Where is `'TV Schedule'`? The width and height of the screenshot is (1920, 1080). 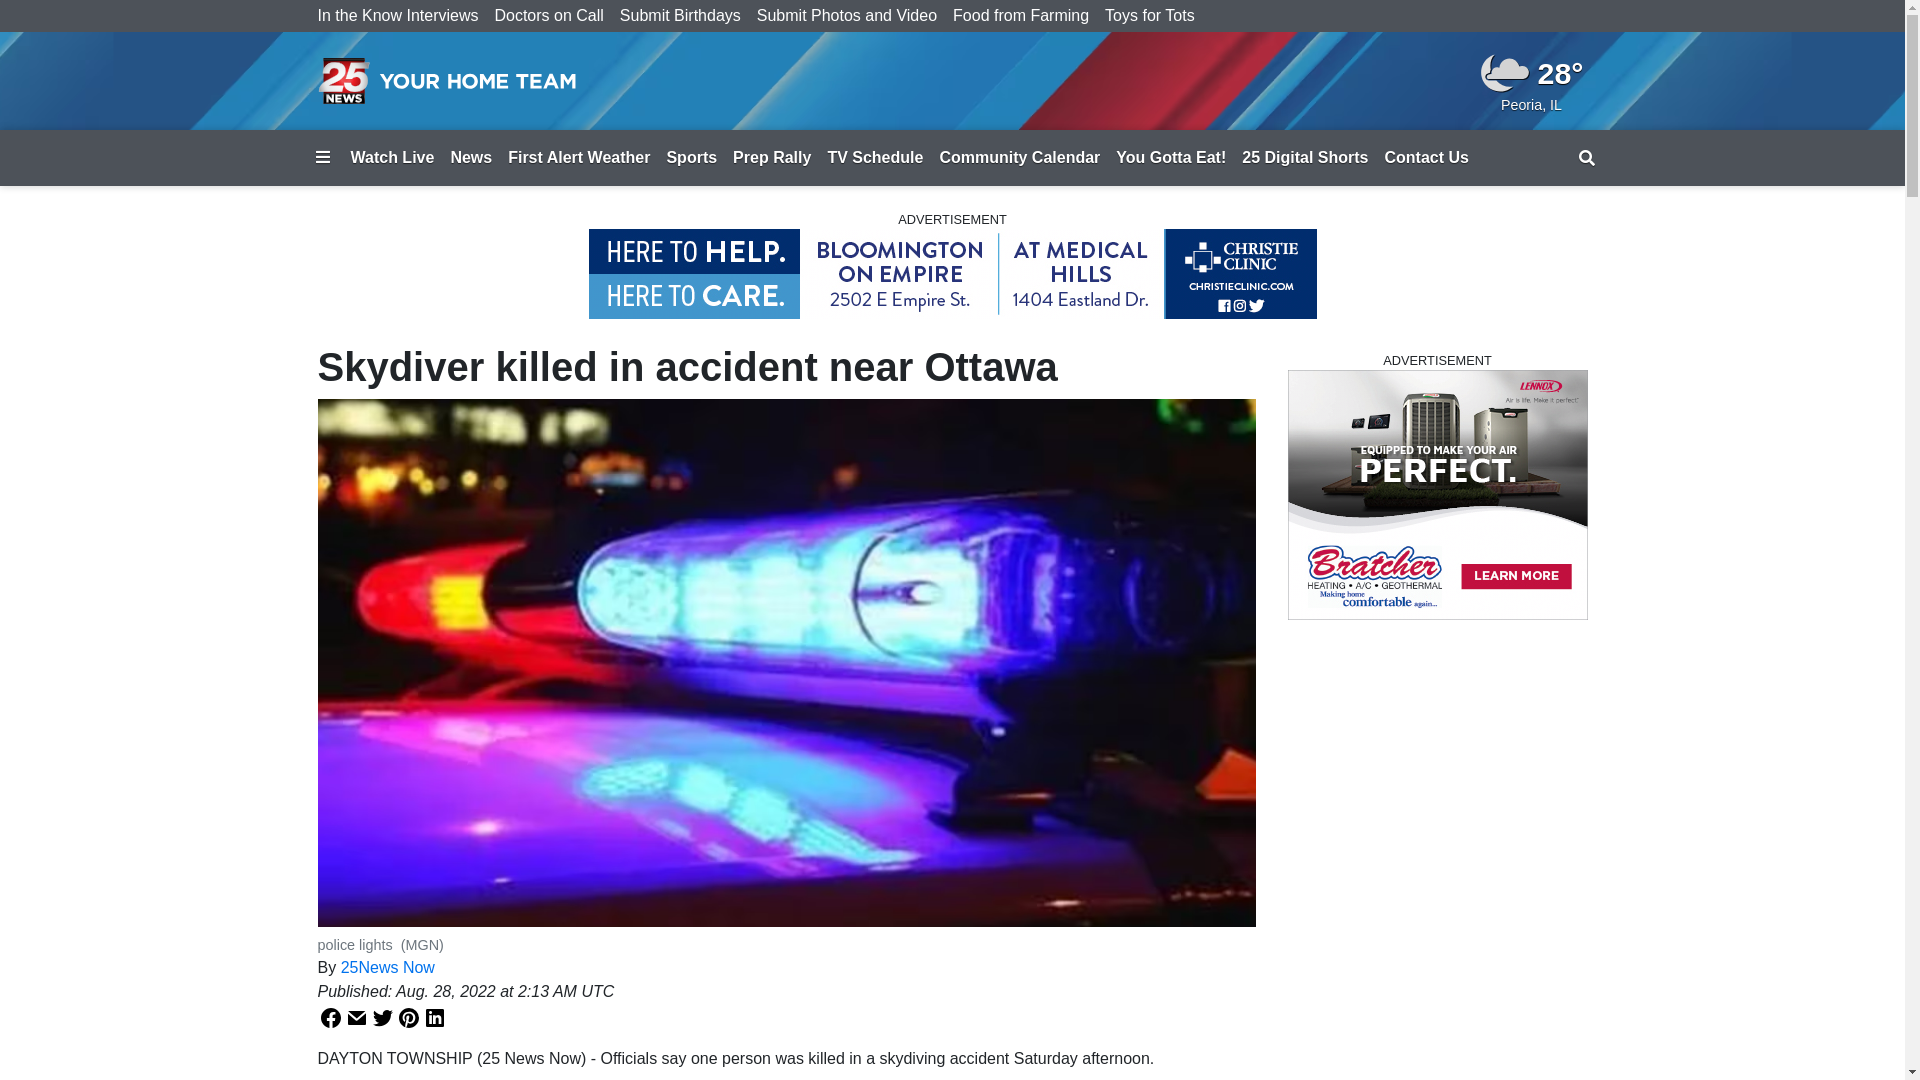
'TV Schedule' is located at coordinates (874, 157).